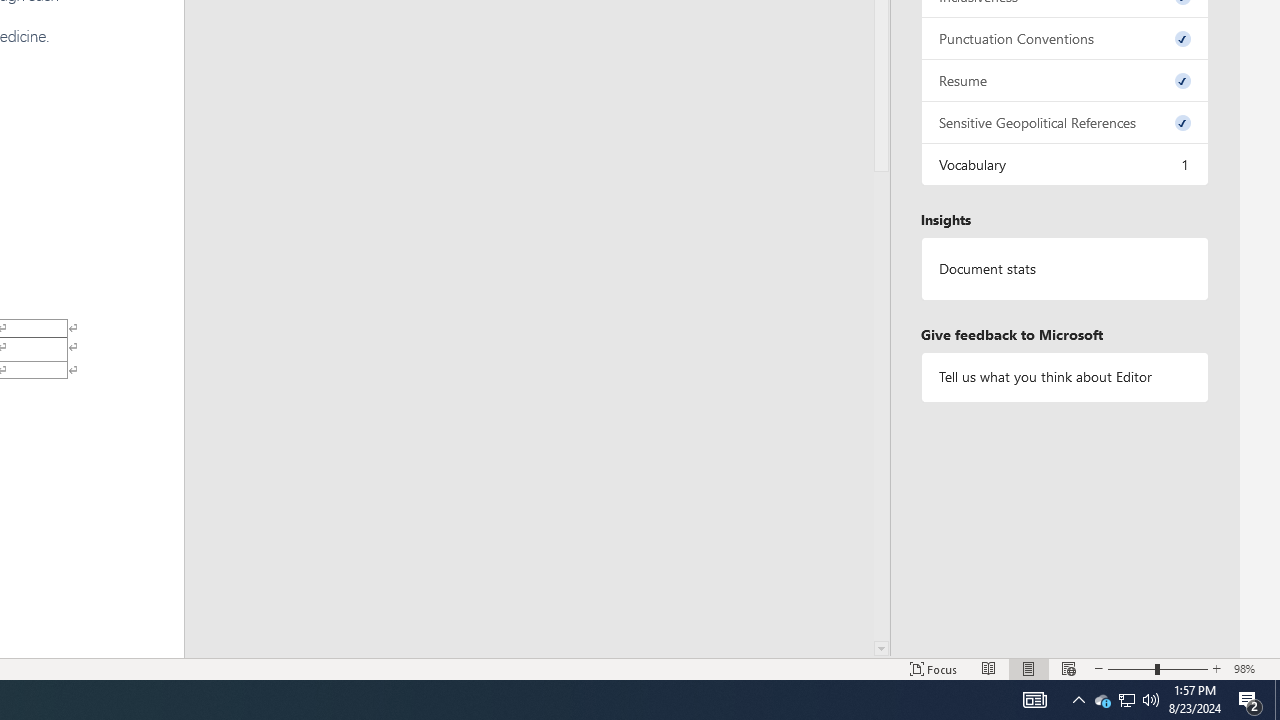  What do you see at coordinates (1131, 669) in the screenshot?
I see `'Zoom Out'` at bounding box center [1131, 669].